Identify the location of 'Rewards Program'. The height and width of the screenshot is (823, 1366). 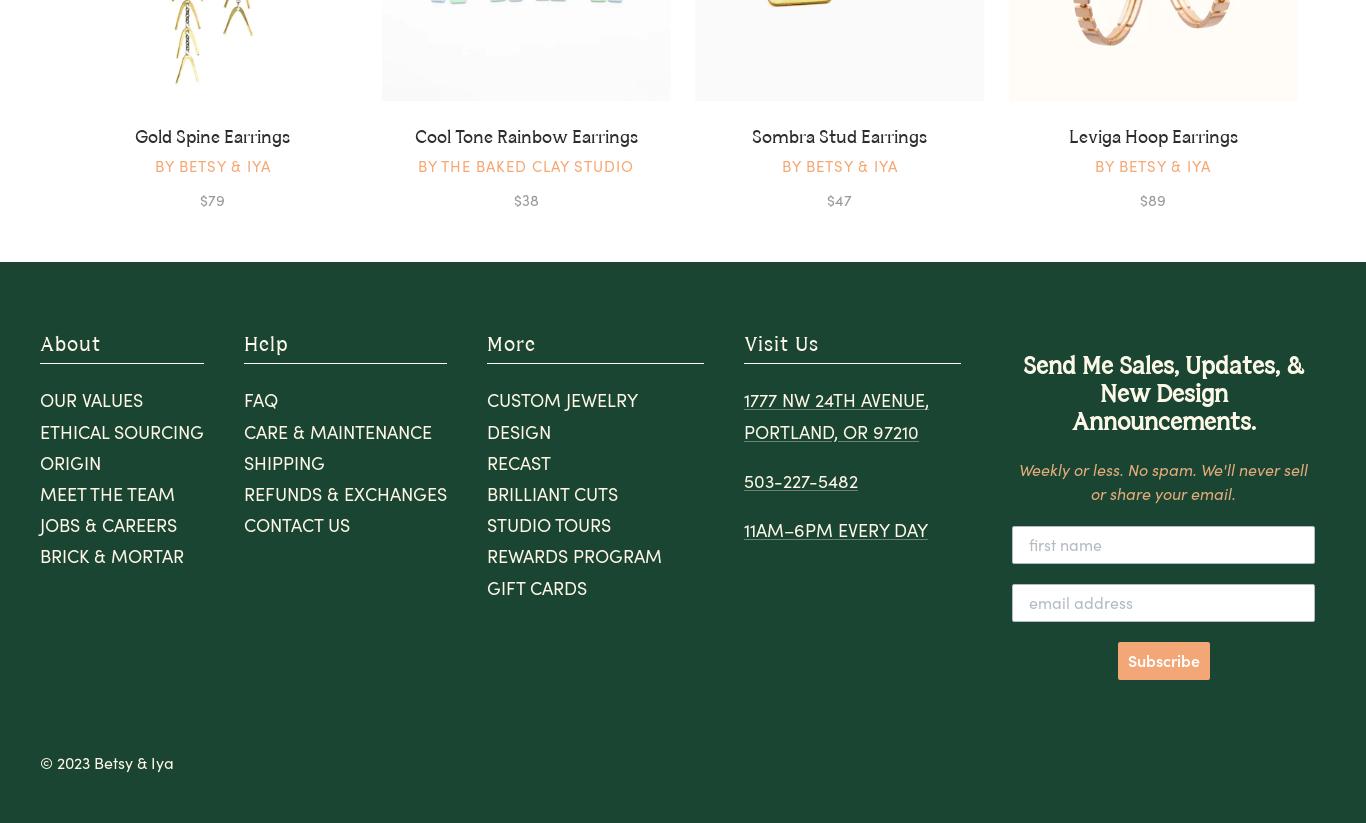
(486, 554).